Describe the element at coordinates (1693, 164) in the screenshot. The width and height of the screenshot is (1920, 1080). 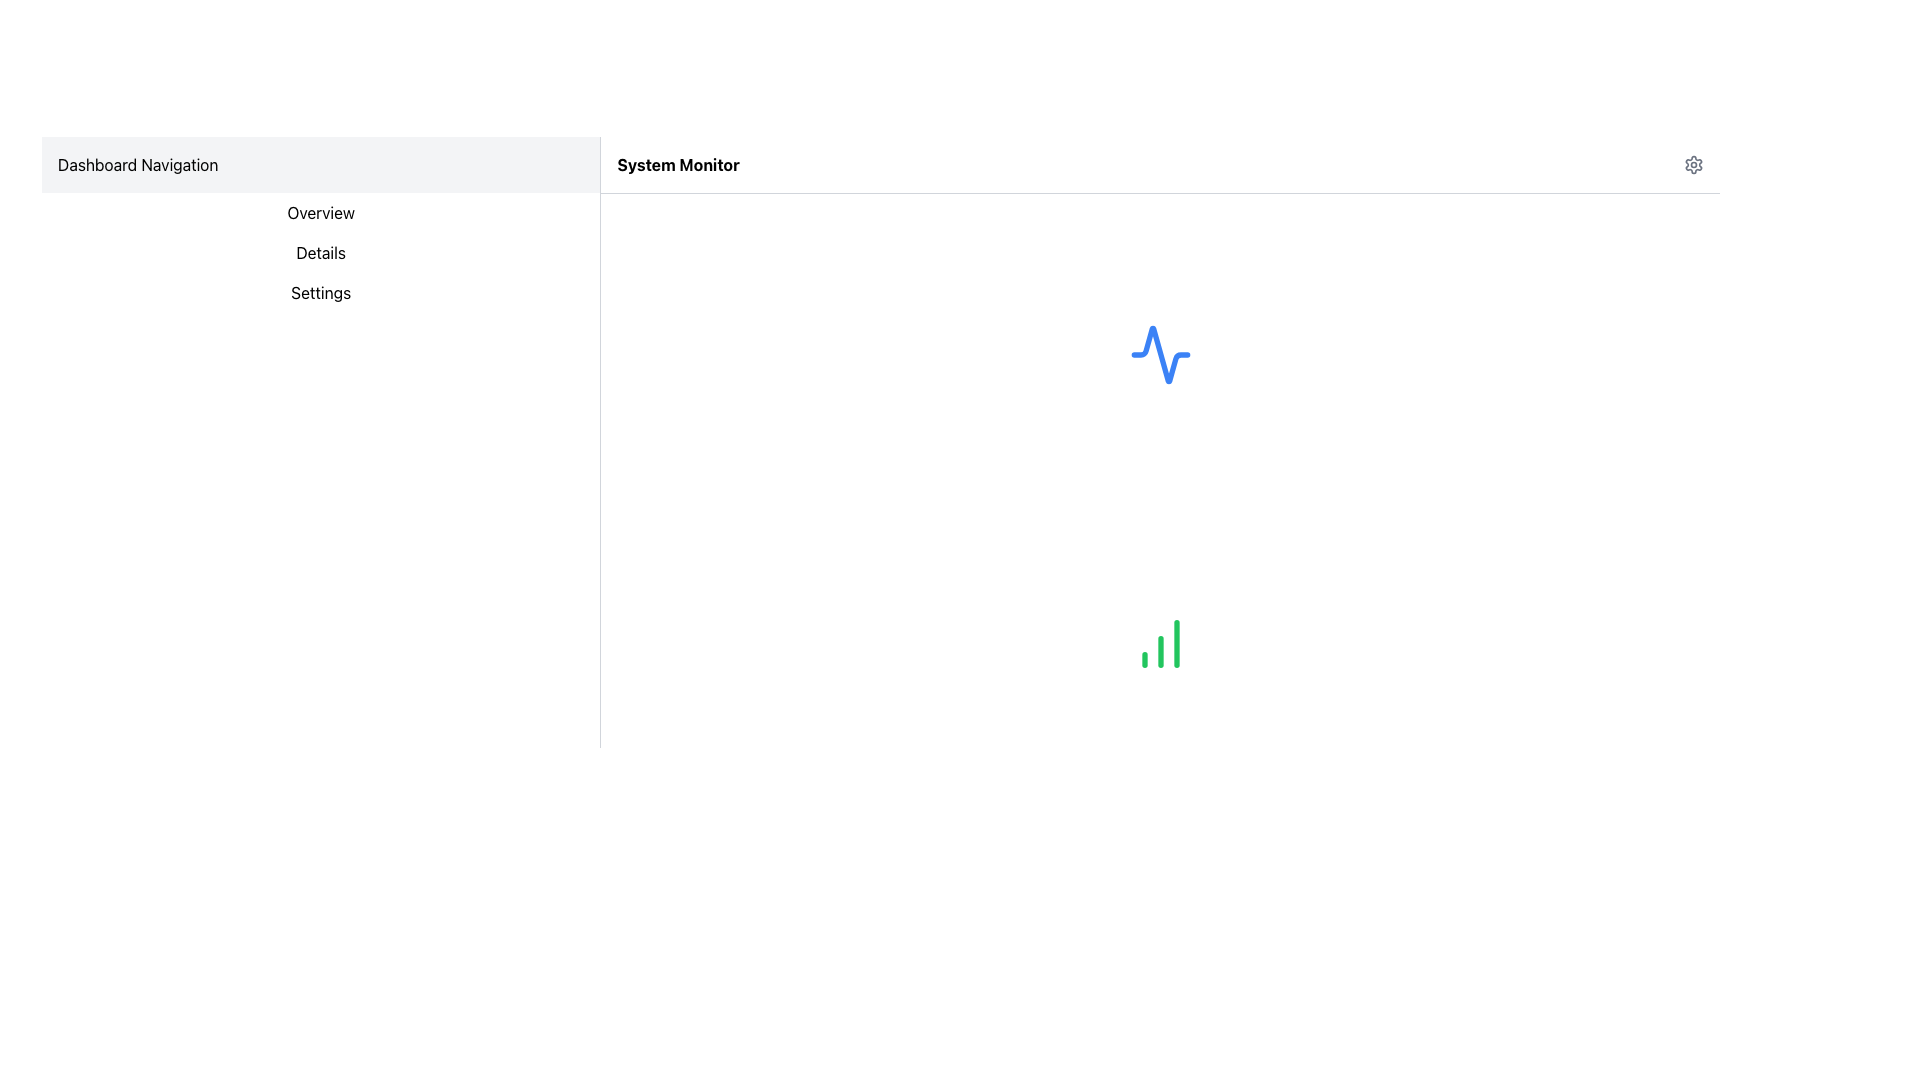
I see `the small gray gear icon located at the far right side of the horizontal toolbar, adjacent to the 'System Monitor' title` at that location.